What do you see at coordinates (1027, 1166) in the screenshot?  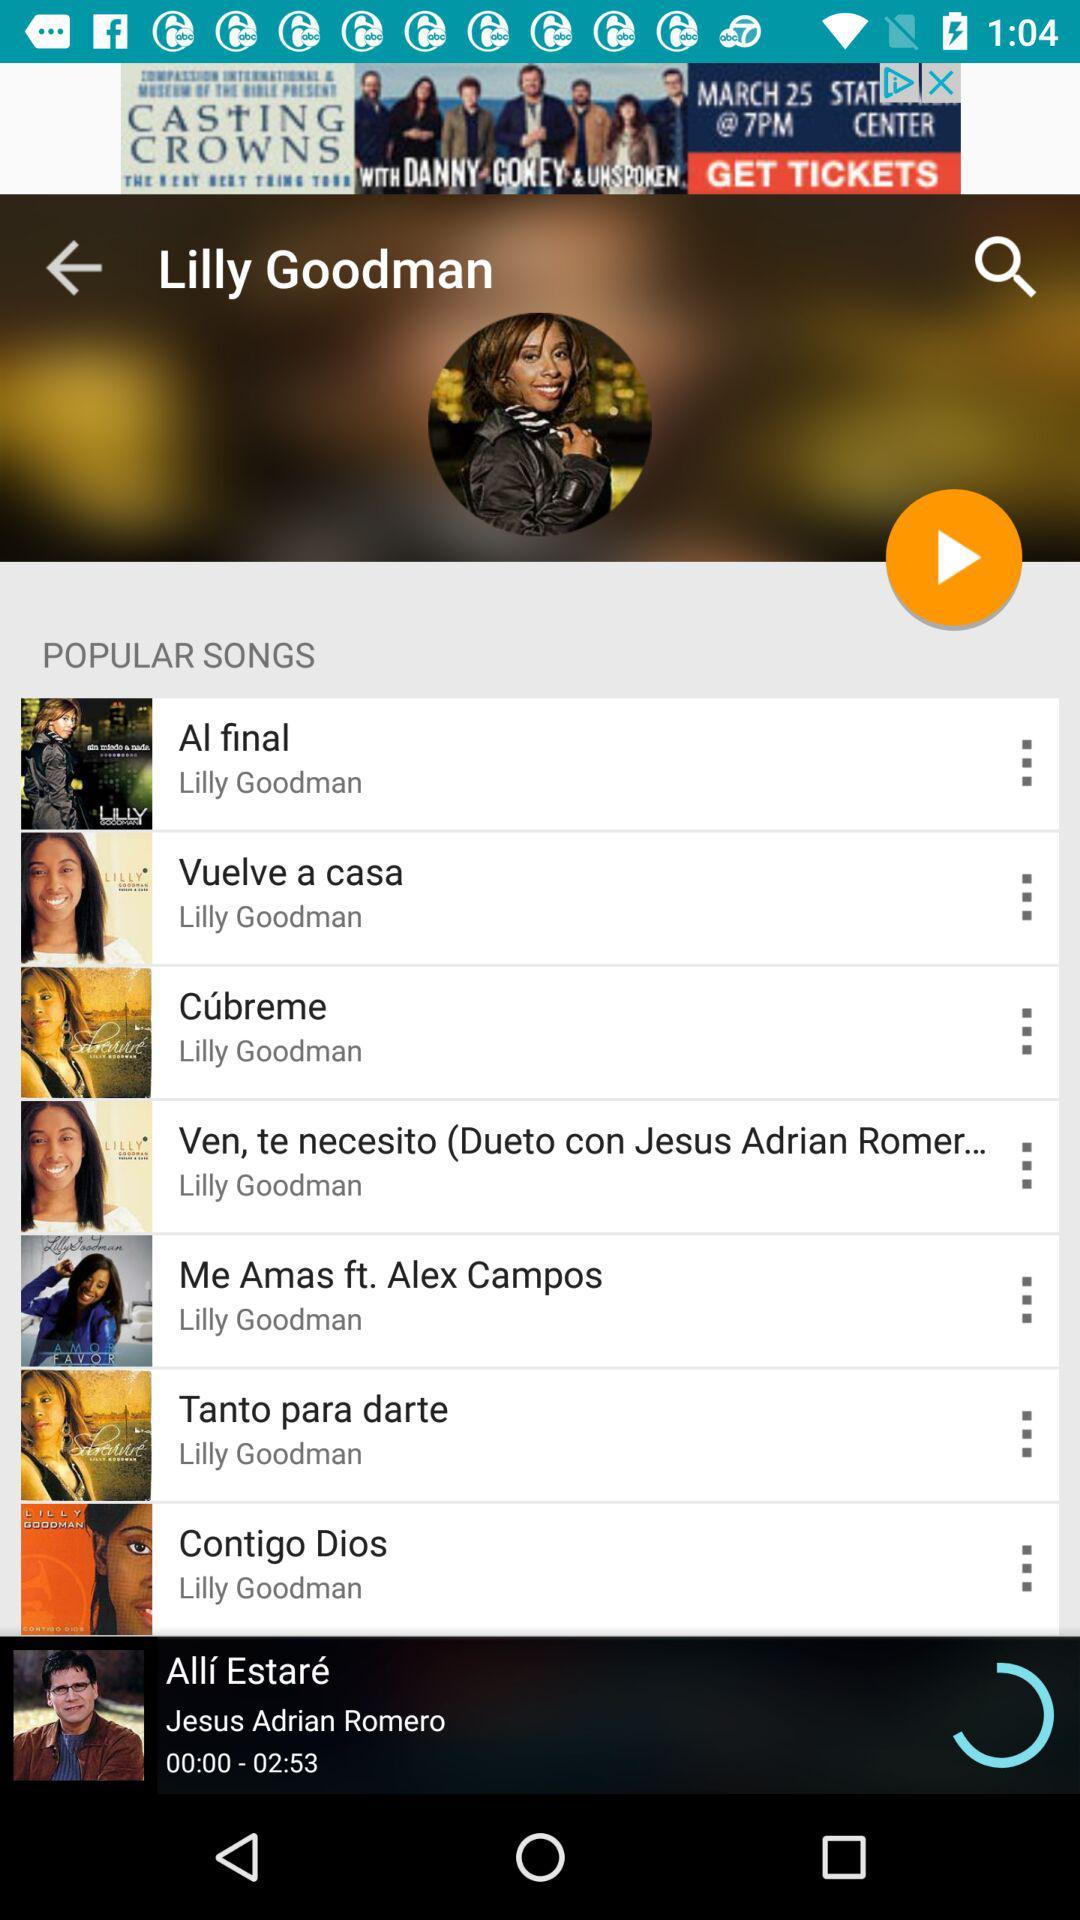 I see `the more icon` at bounding box center [1027, 1166].